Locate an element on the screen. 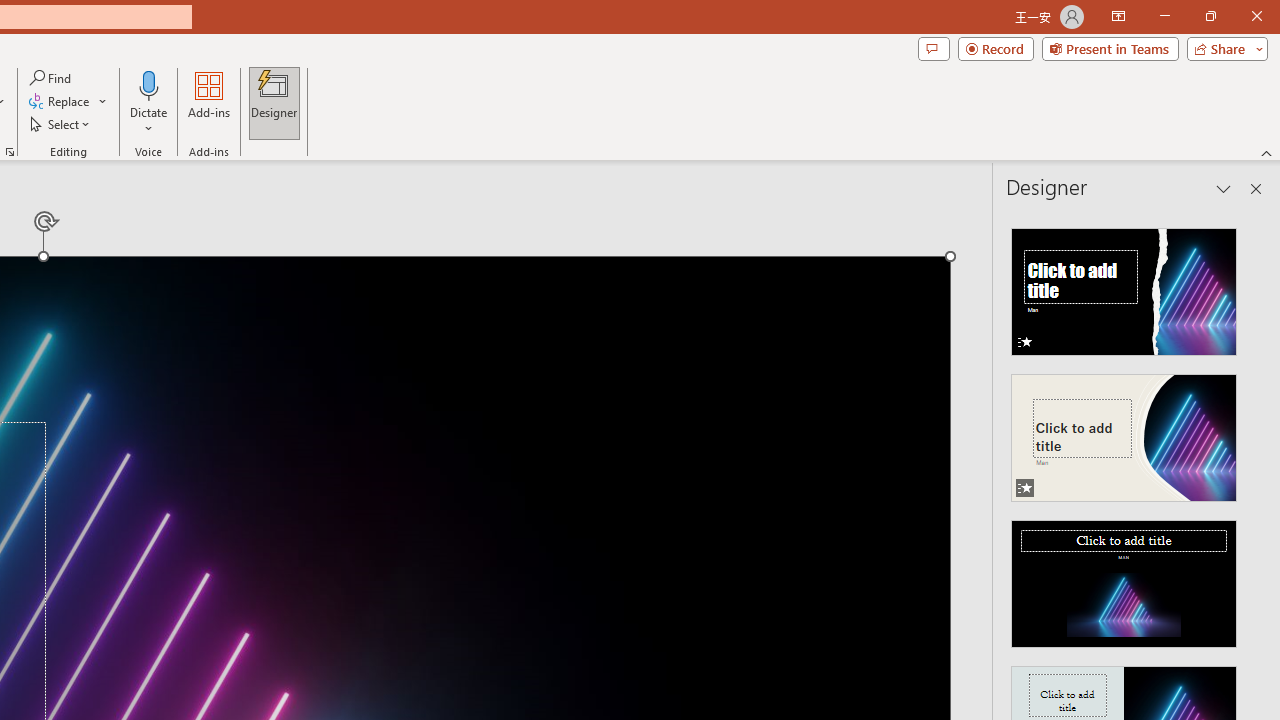 The image size is (1280, 720). 'Present in Teams' is located at coordinates (1109, 47).